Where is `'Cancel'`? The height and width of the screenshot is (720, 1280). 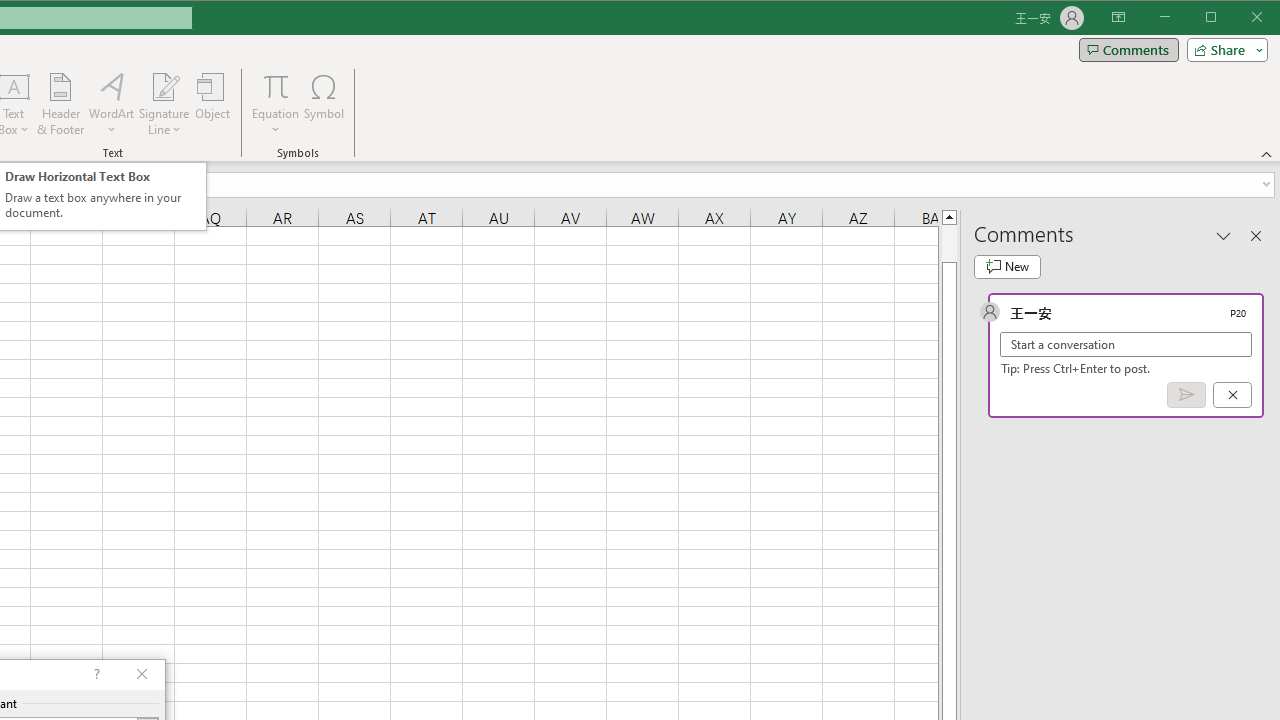
'Cancel' is located at coordinates (1231, 395).